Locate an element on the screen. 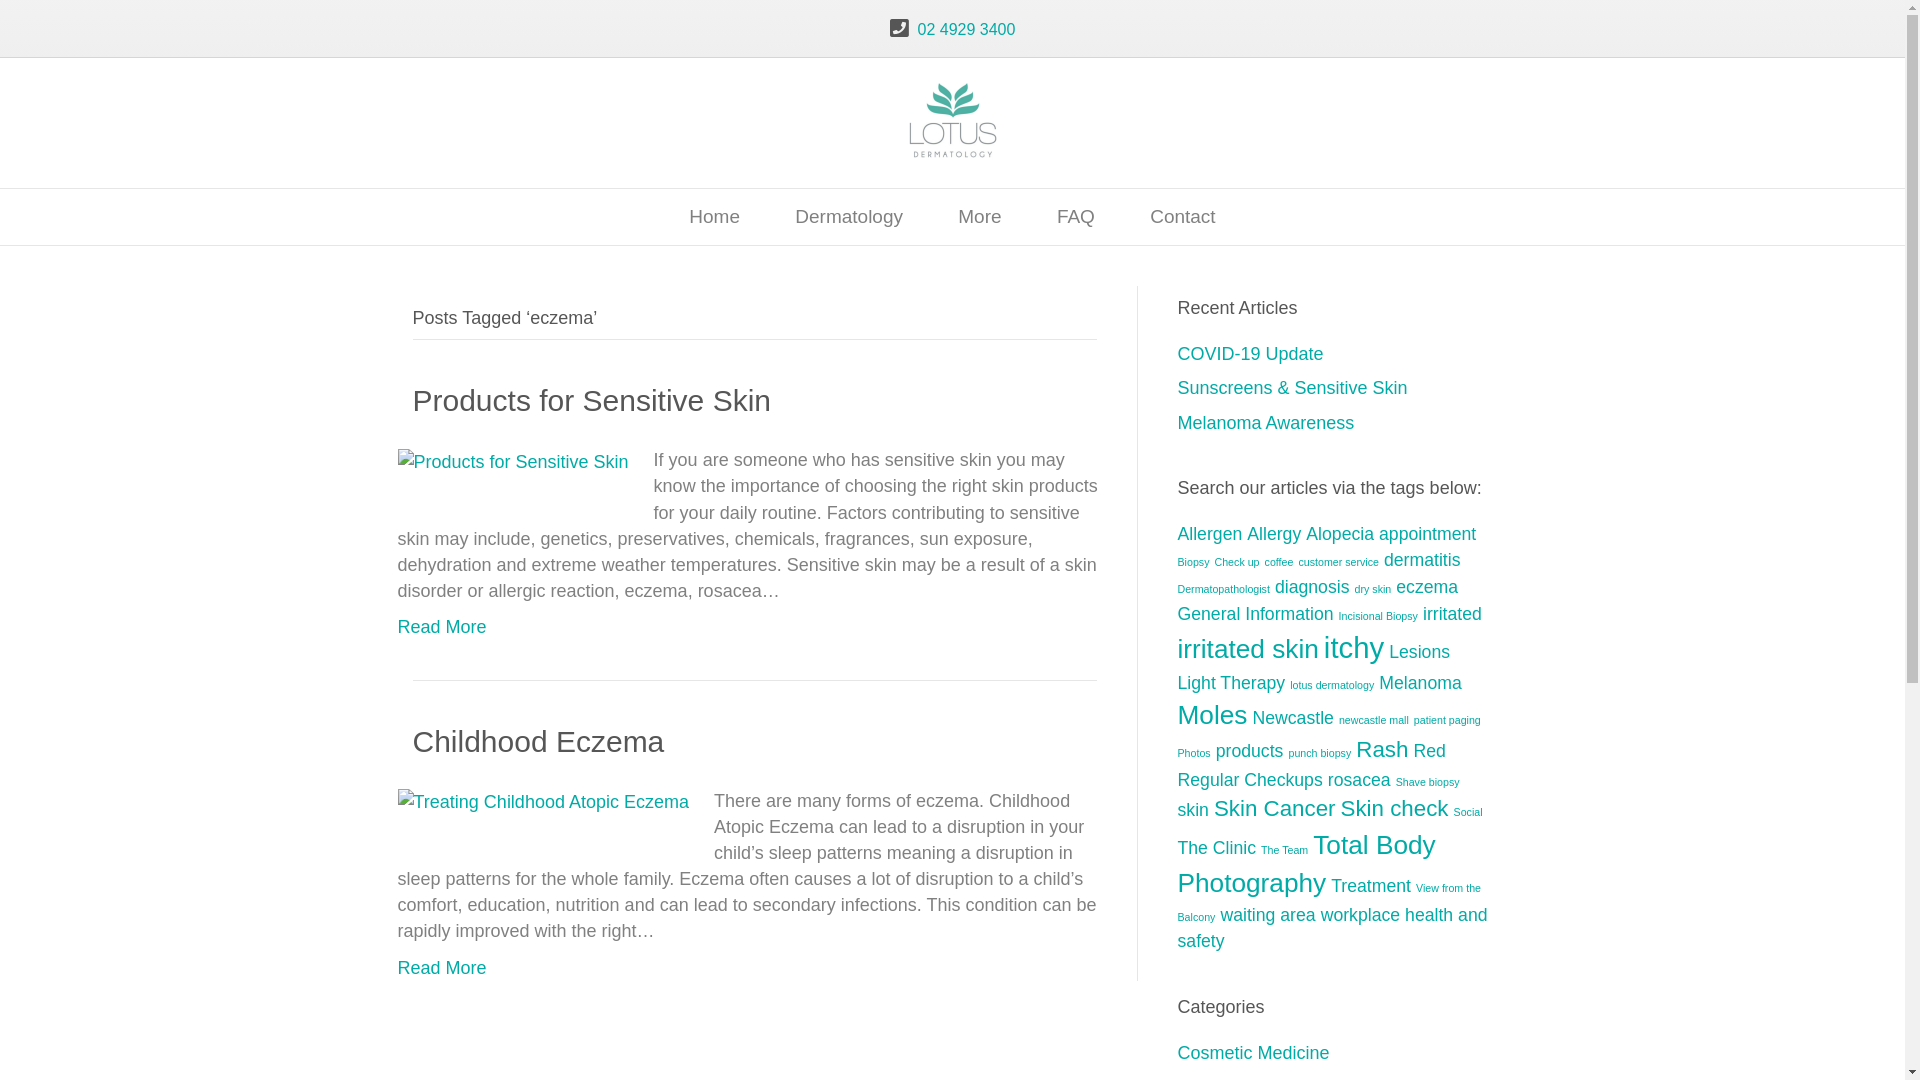 This screenshot has height=1080, width=1920. 'View from the Balcony' is located at coordinates (1329, 902).